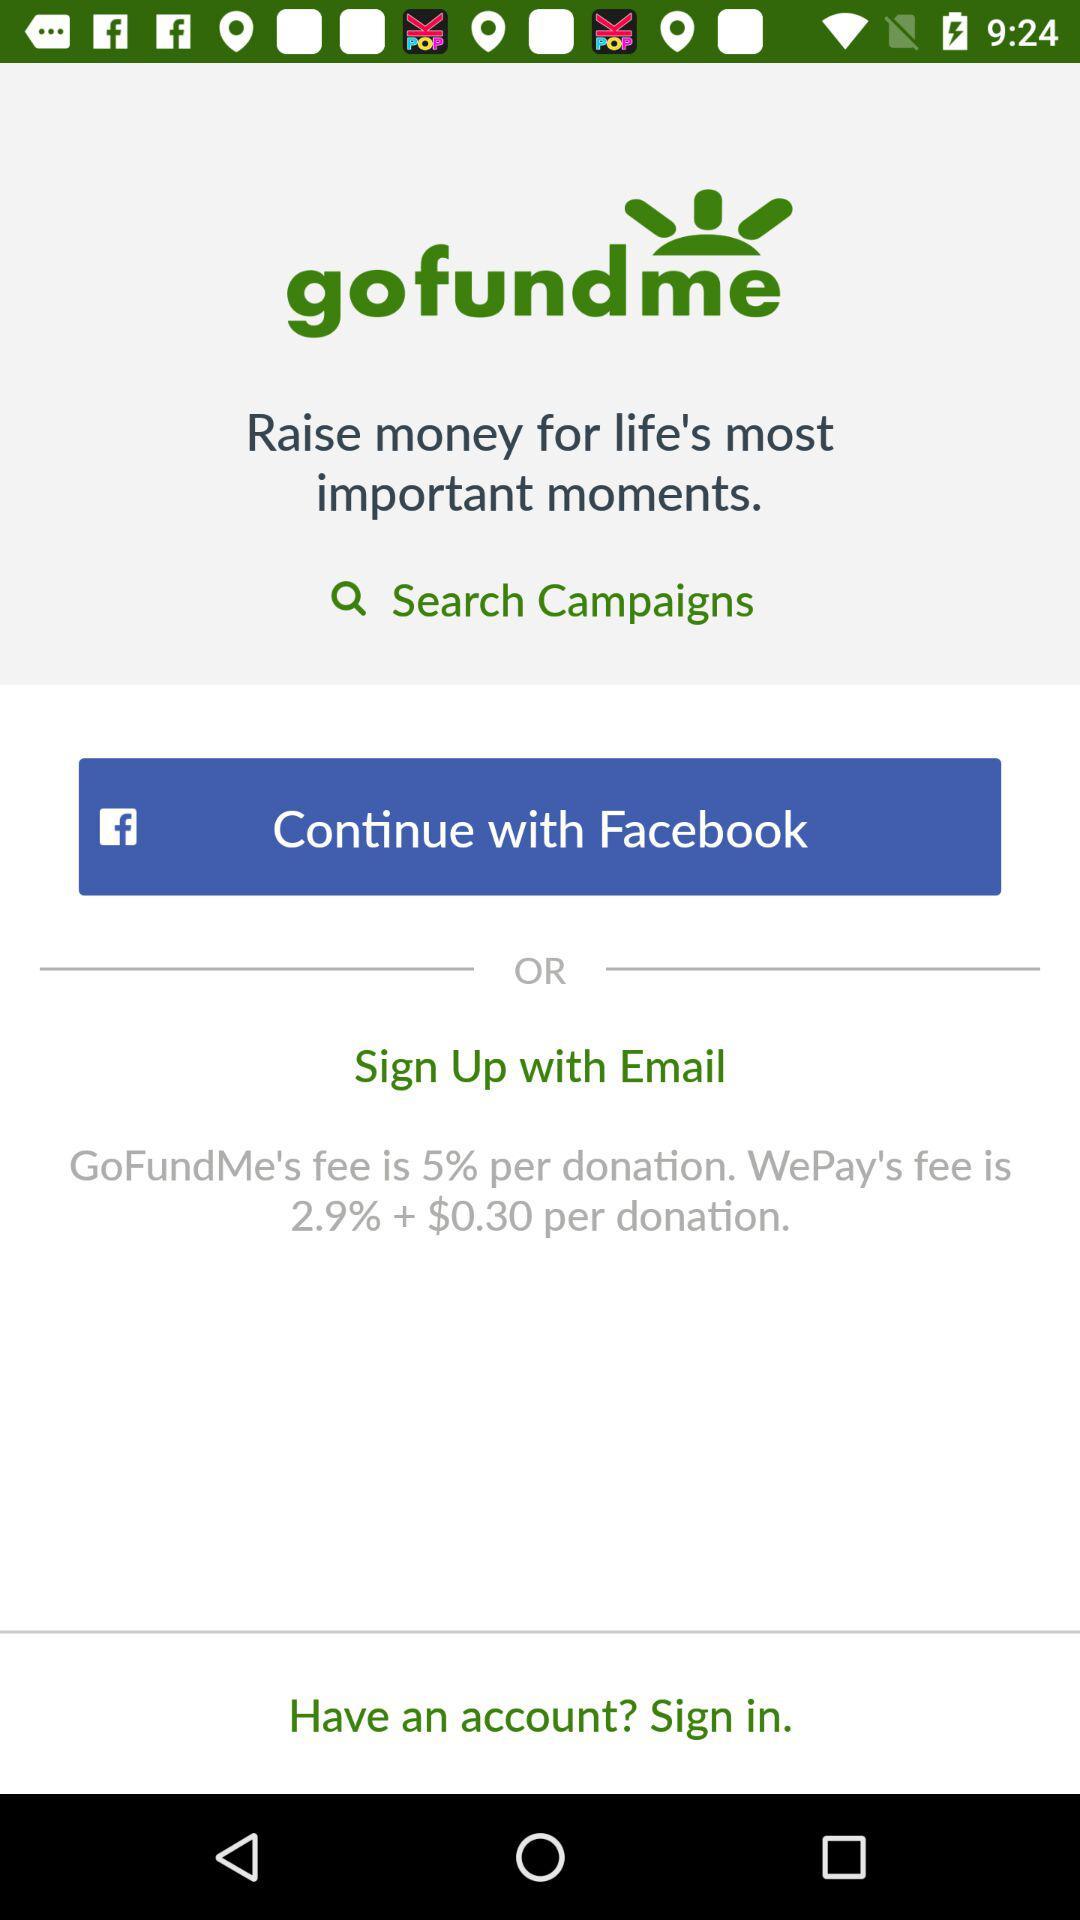 The height and width of the screenshot is (1920, 1080). Describe the element at coordinates (540, 826) in the screenshot. I see `the icon below the search campaigns` at that location.